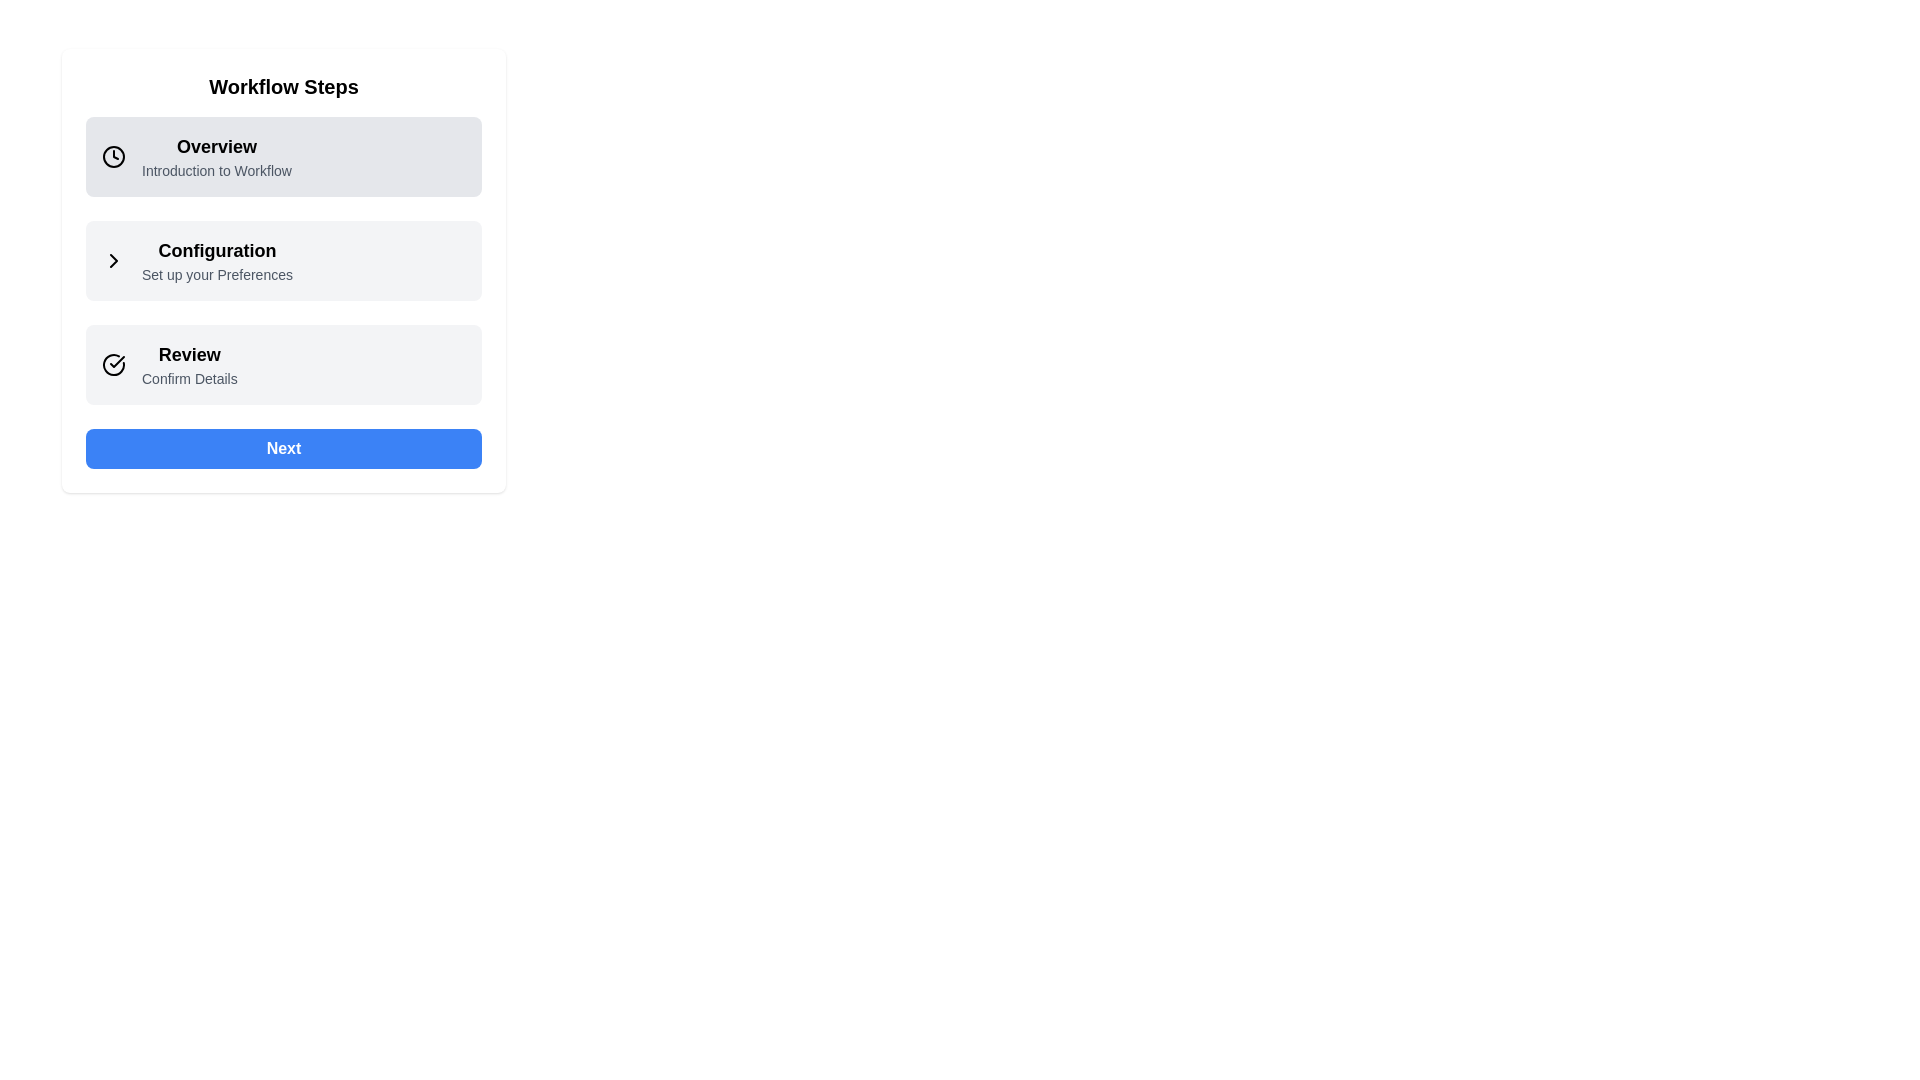 This screenshot has height=1080, width=1920. Describe the element at coordinates (282, 447) in the screenshot. I see `the large rectangular button with a blue background and white text reading 'Next' located at the bottom of the layout to activate its hover effects` at that location.